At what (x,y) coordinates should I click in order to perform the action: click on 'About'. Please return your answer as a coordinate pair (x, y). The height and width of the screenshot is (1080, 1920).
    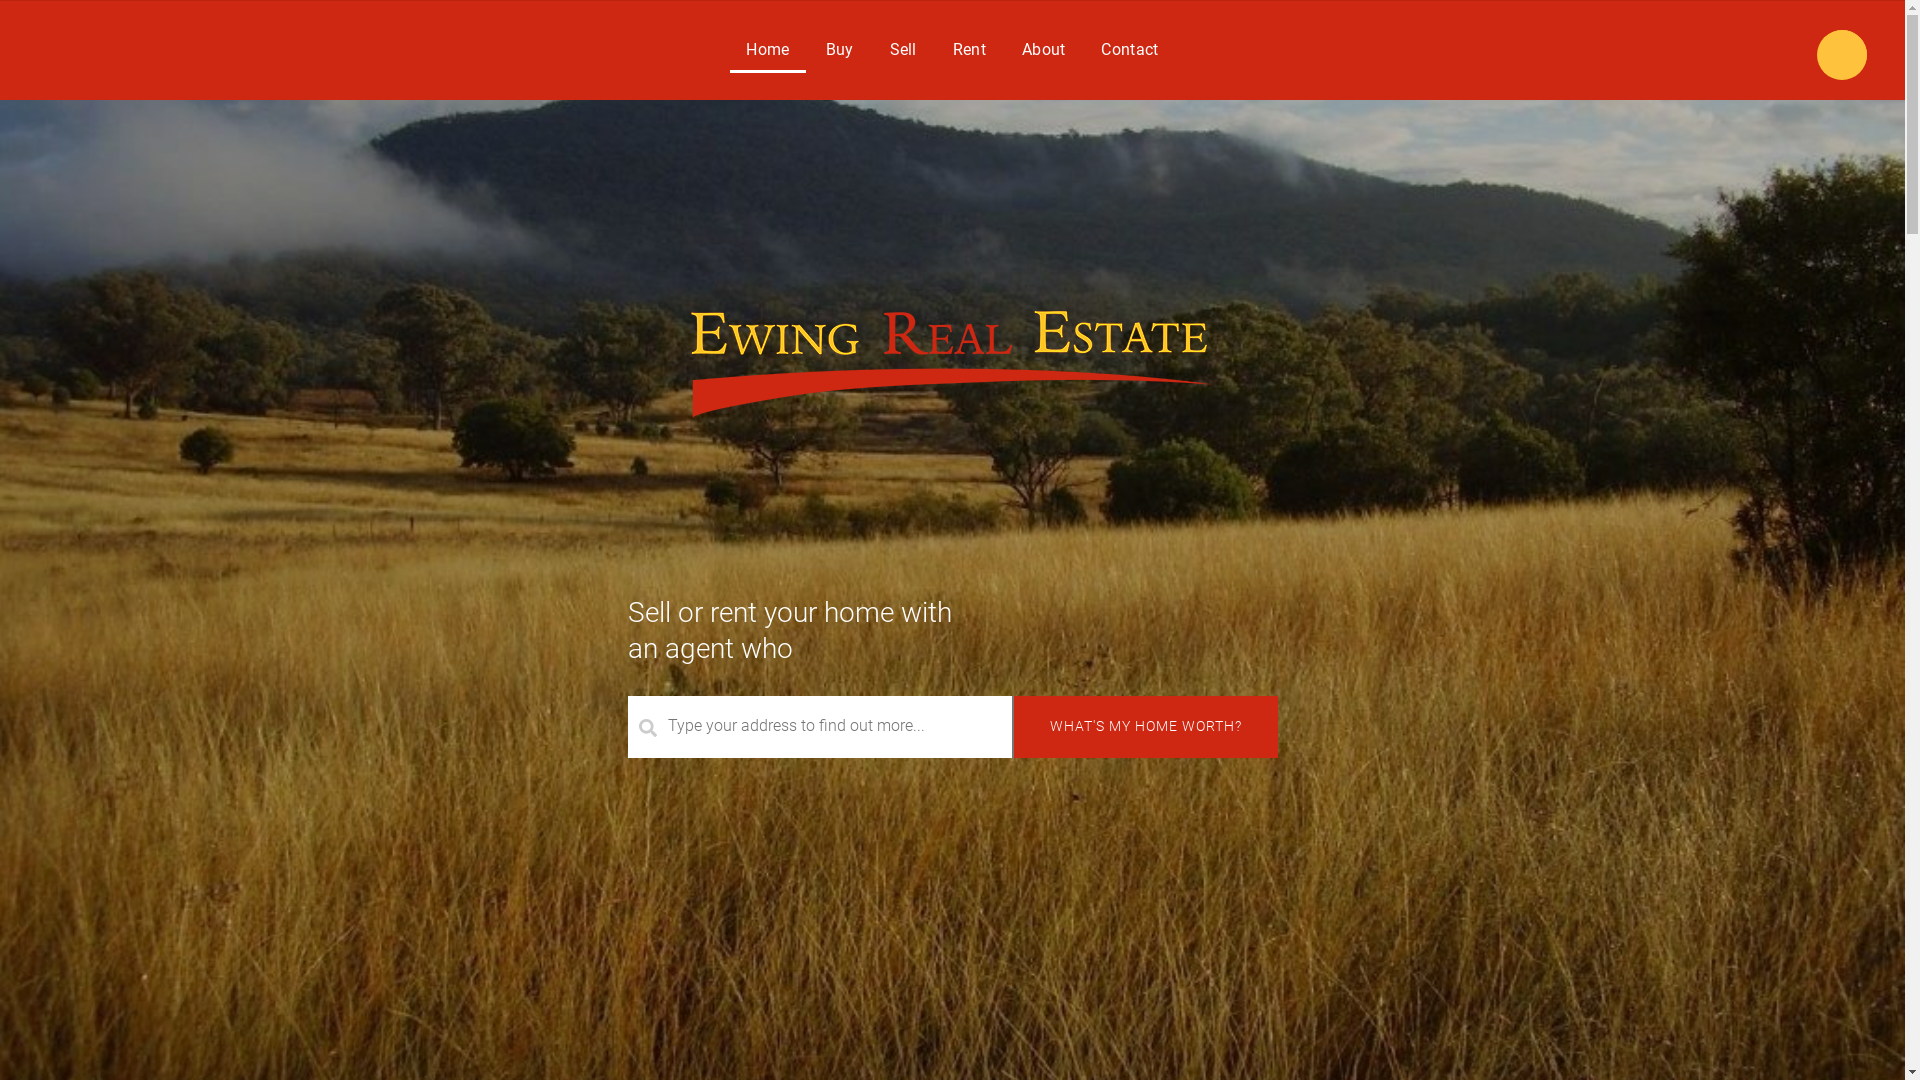
    Looking at the image, I should click on (1022, 49).